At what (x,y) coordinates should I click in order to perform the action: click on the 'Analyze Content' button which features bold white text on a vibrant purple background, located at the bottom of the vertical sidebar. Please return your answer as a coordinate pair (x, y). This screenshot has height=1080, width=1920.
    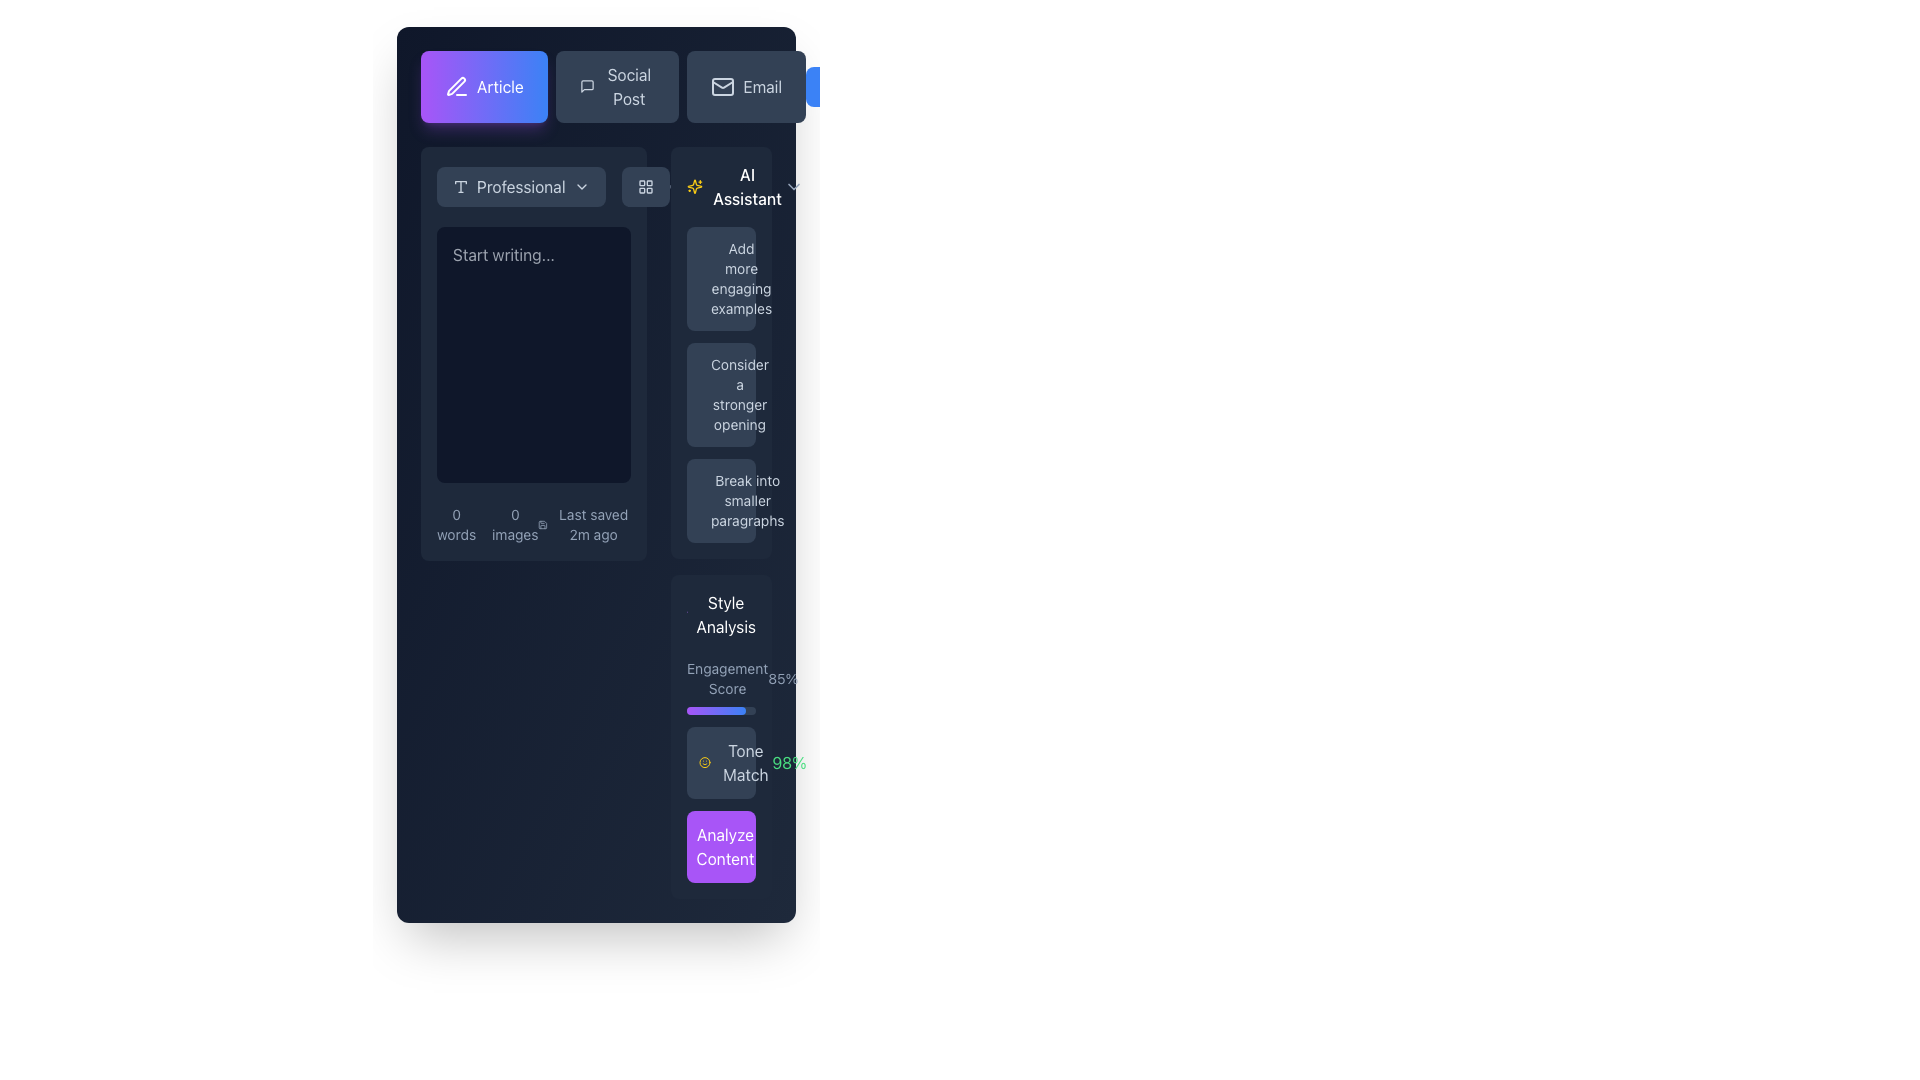
    Looking at the image, I should click on (724, 847).